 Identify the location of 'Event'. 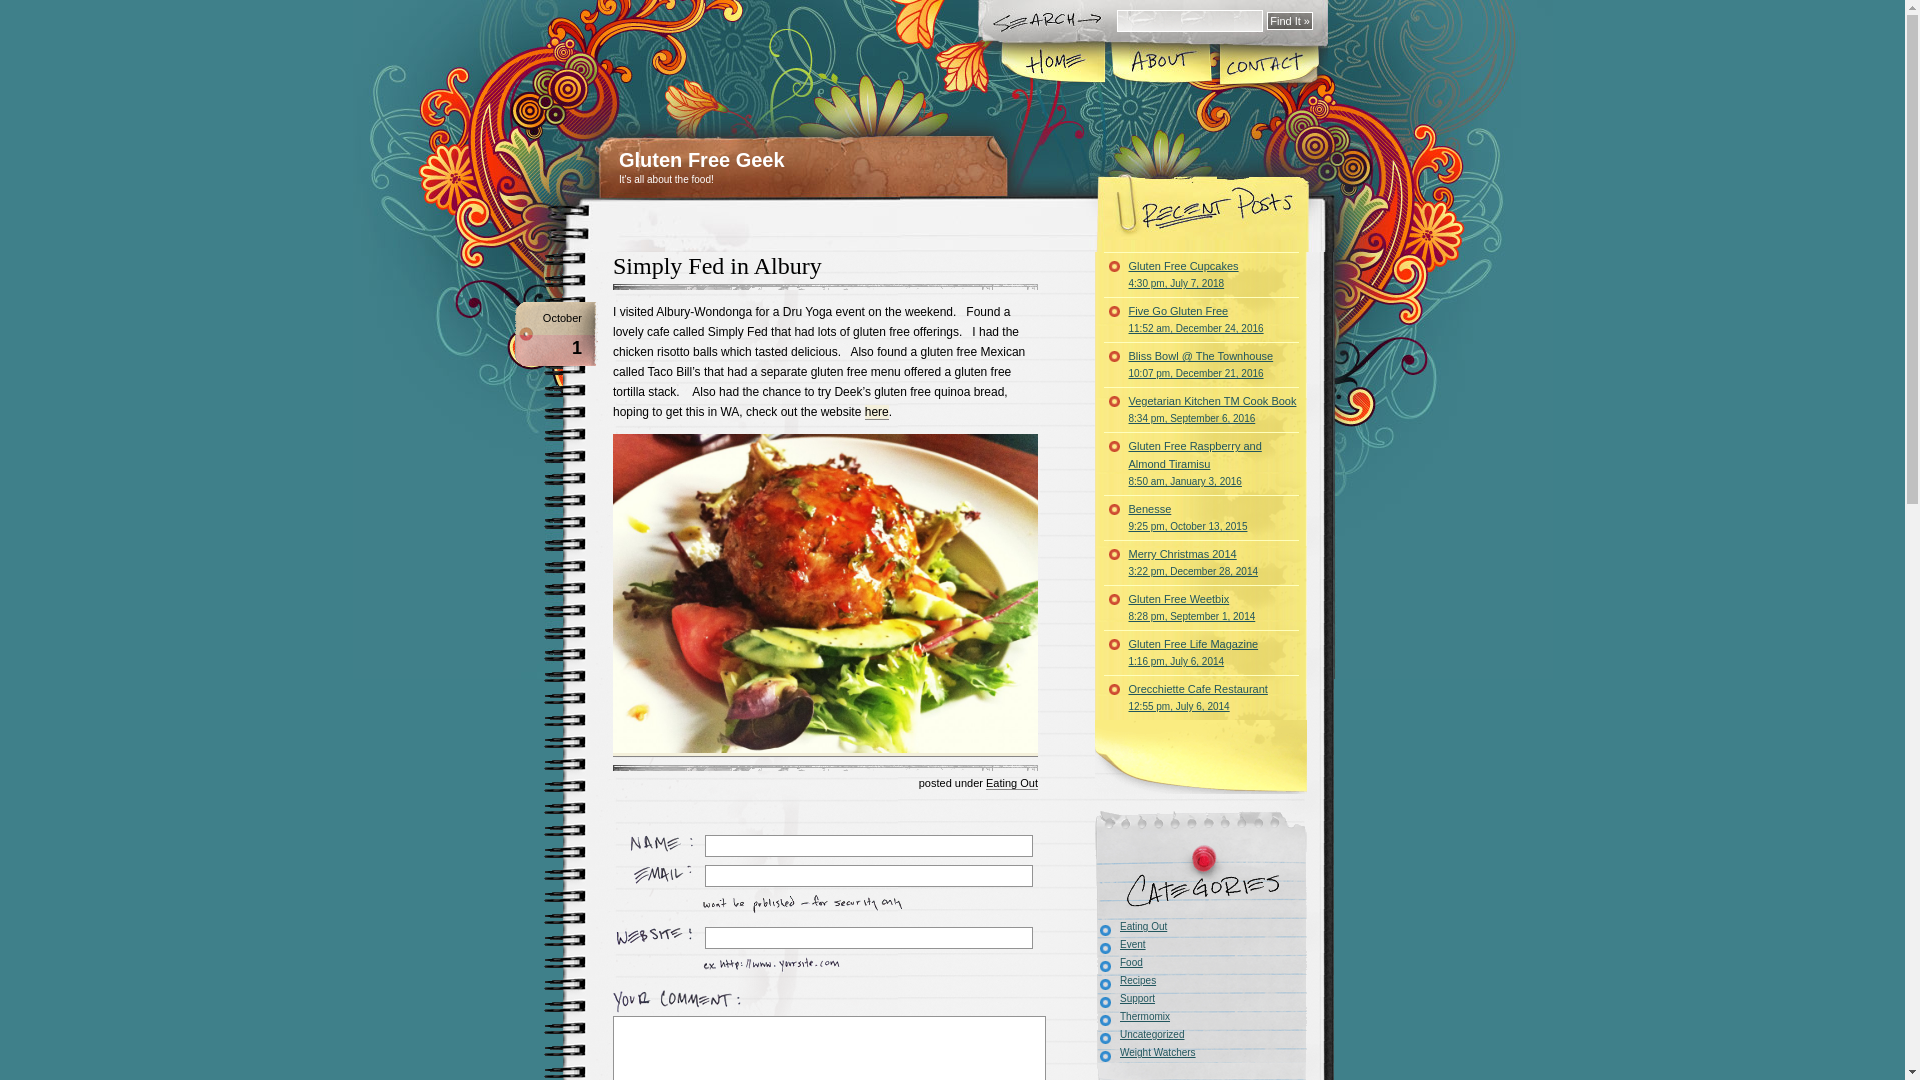
(1120, 944).